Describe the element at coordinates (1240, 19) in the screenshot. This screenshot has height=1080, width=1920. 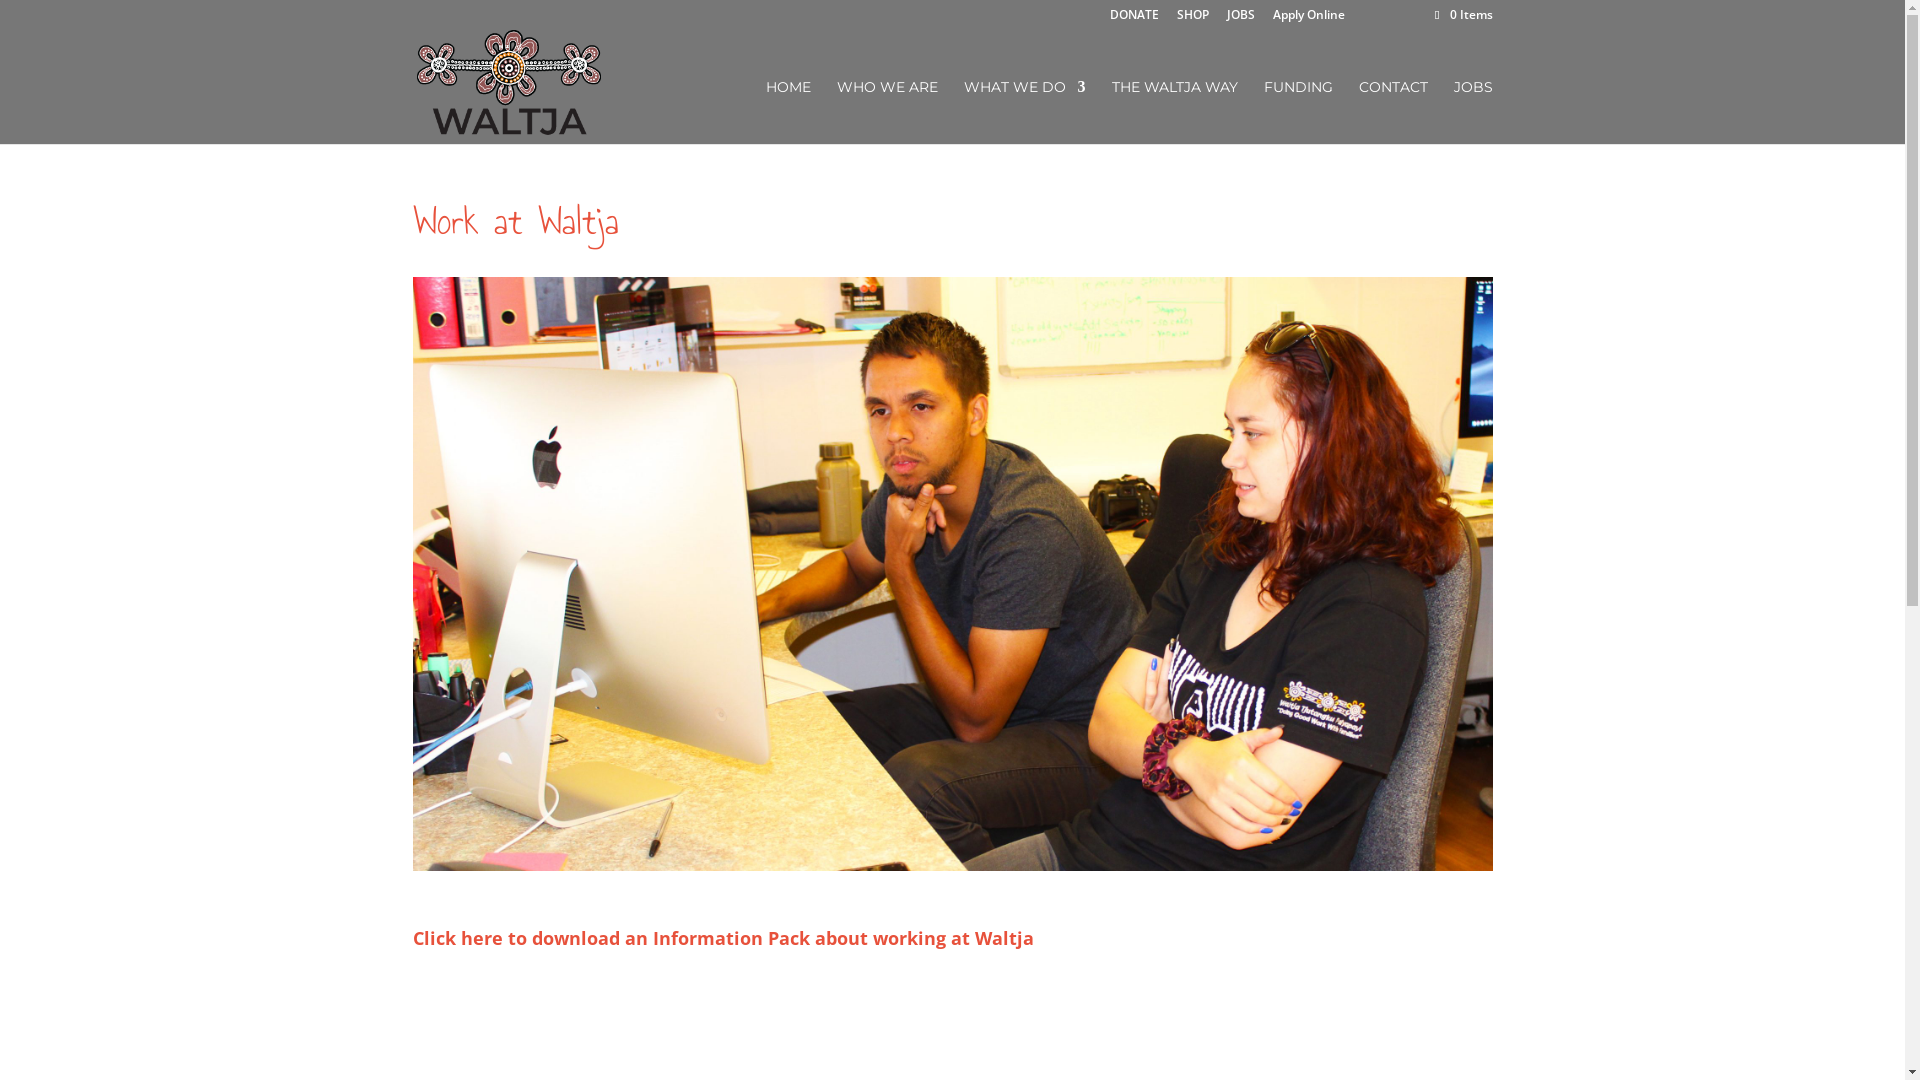
I see `'JOBS'` at that location.